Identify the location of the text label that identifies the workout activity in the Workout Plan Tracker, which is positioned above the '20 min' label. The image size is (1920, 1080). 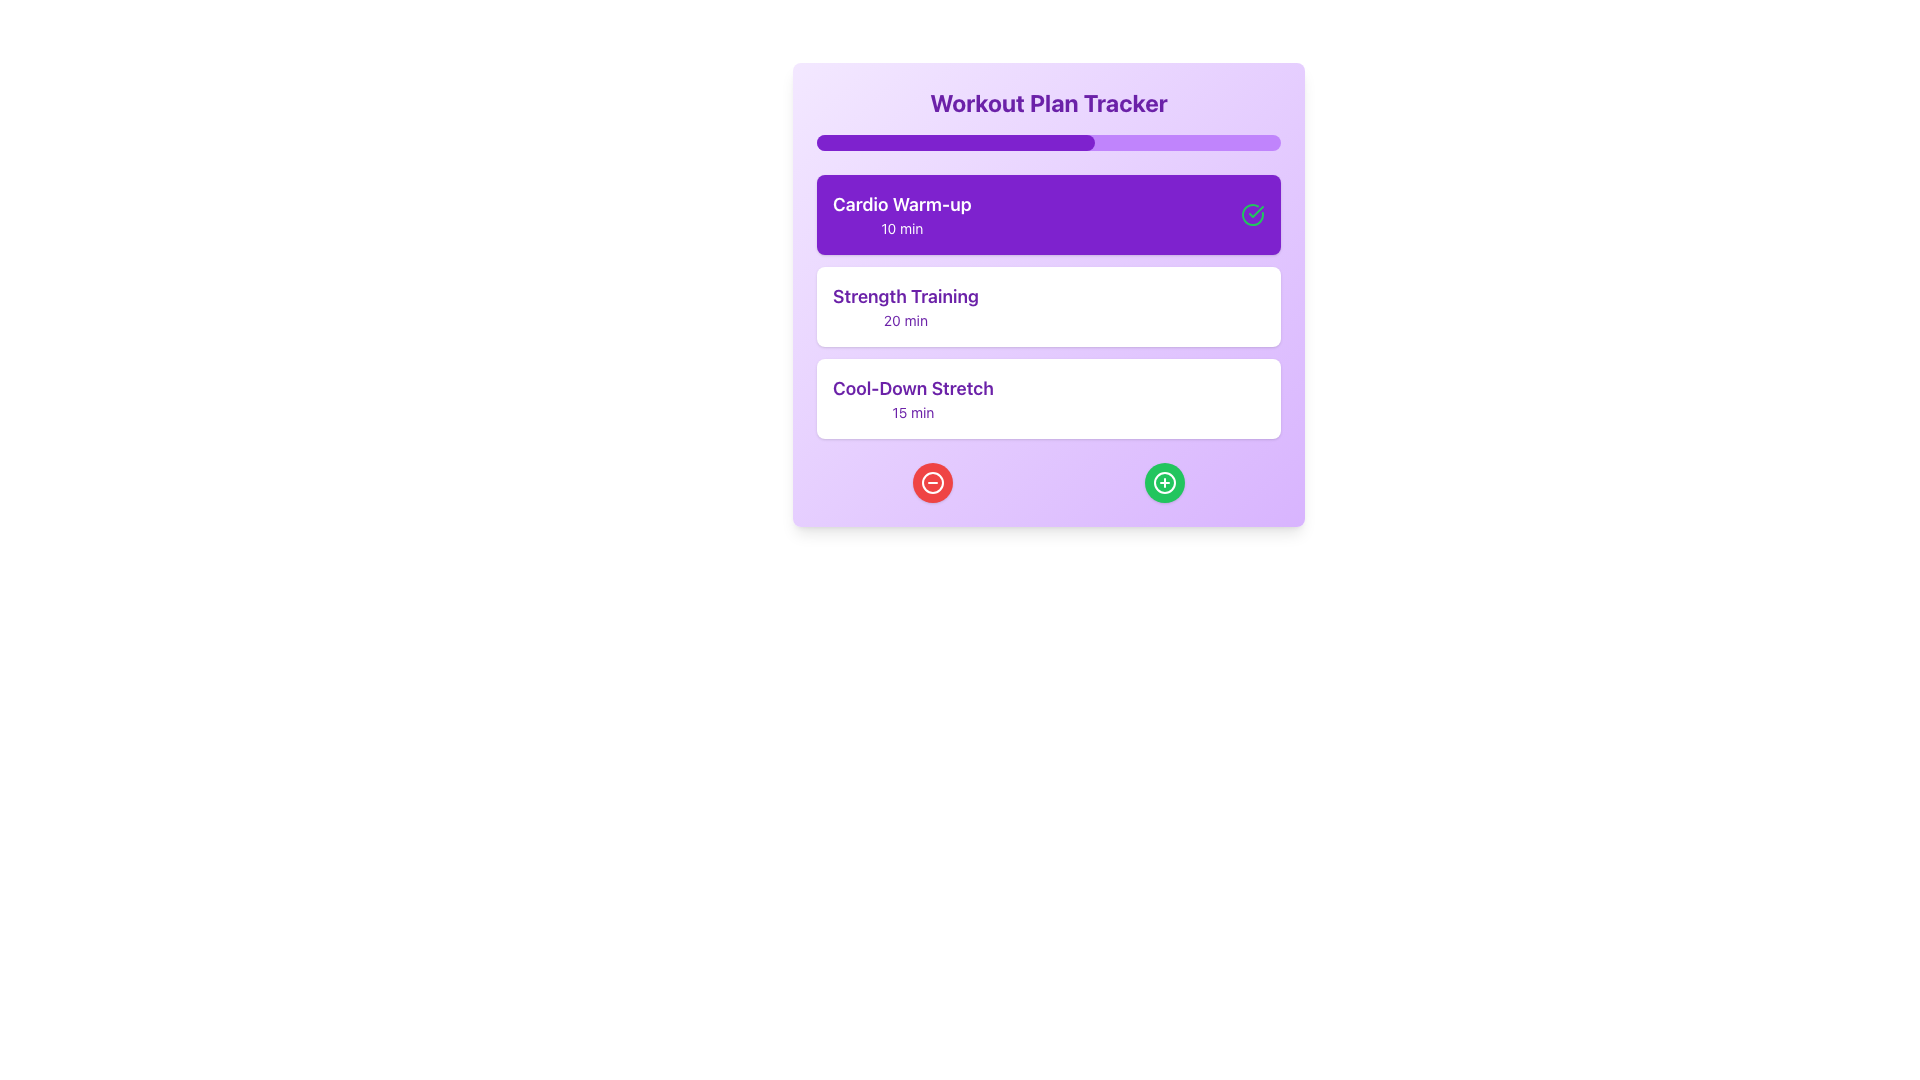
(904, 297).